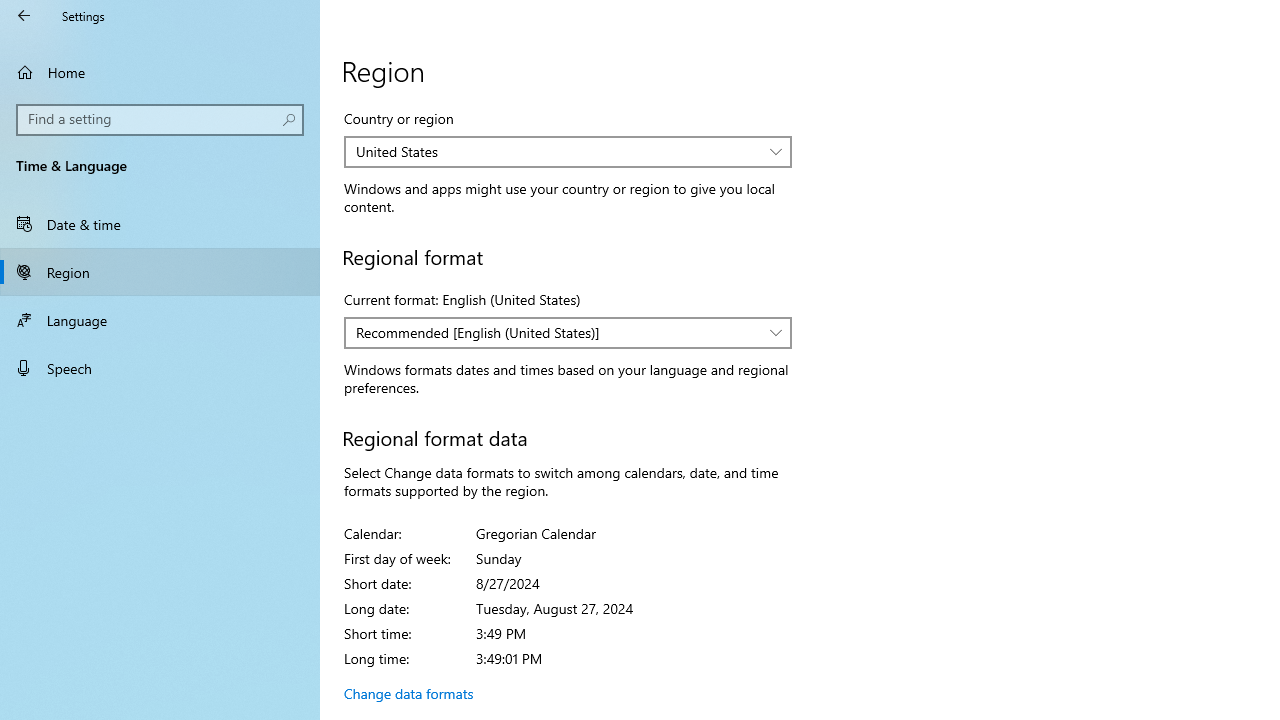 This screenshot has width=1280, height=720. I want to click on 'United States', so click(558, 150).